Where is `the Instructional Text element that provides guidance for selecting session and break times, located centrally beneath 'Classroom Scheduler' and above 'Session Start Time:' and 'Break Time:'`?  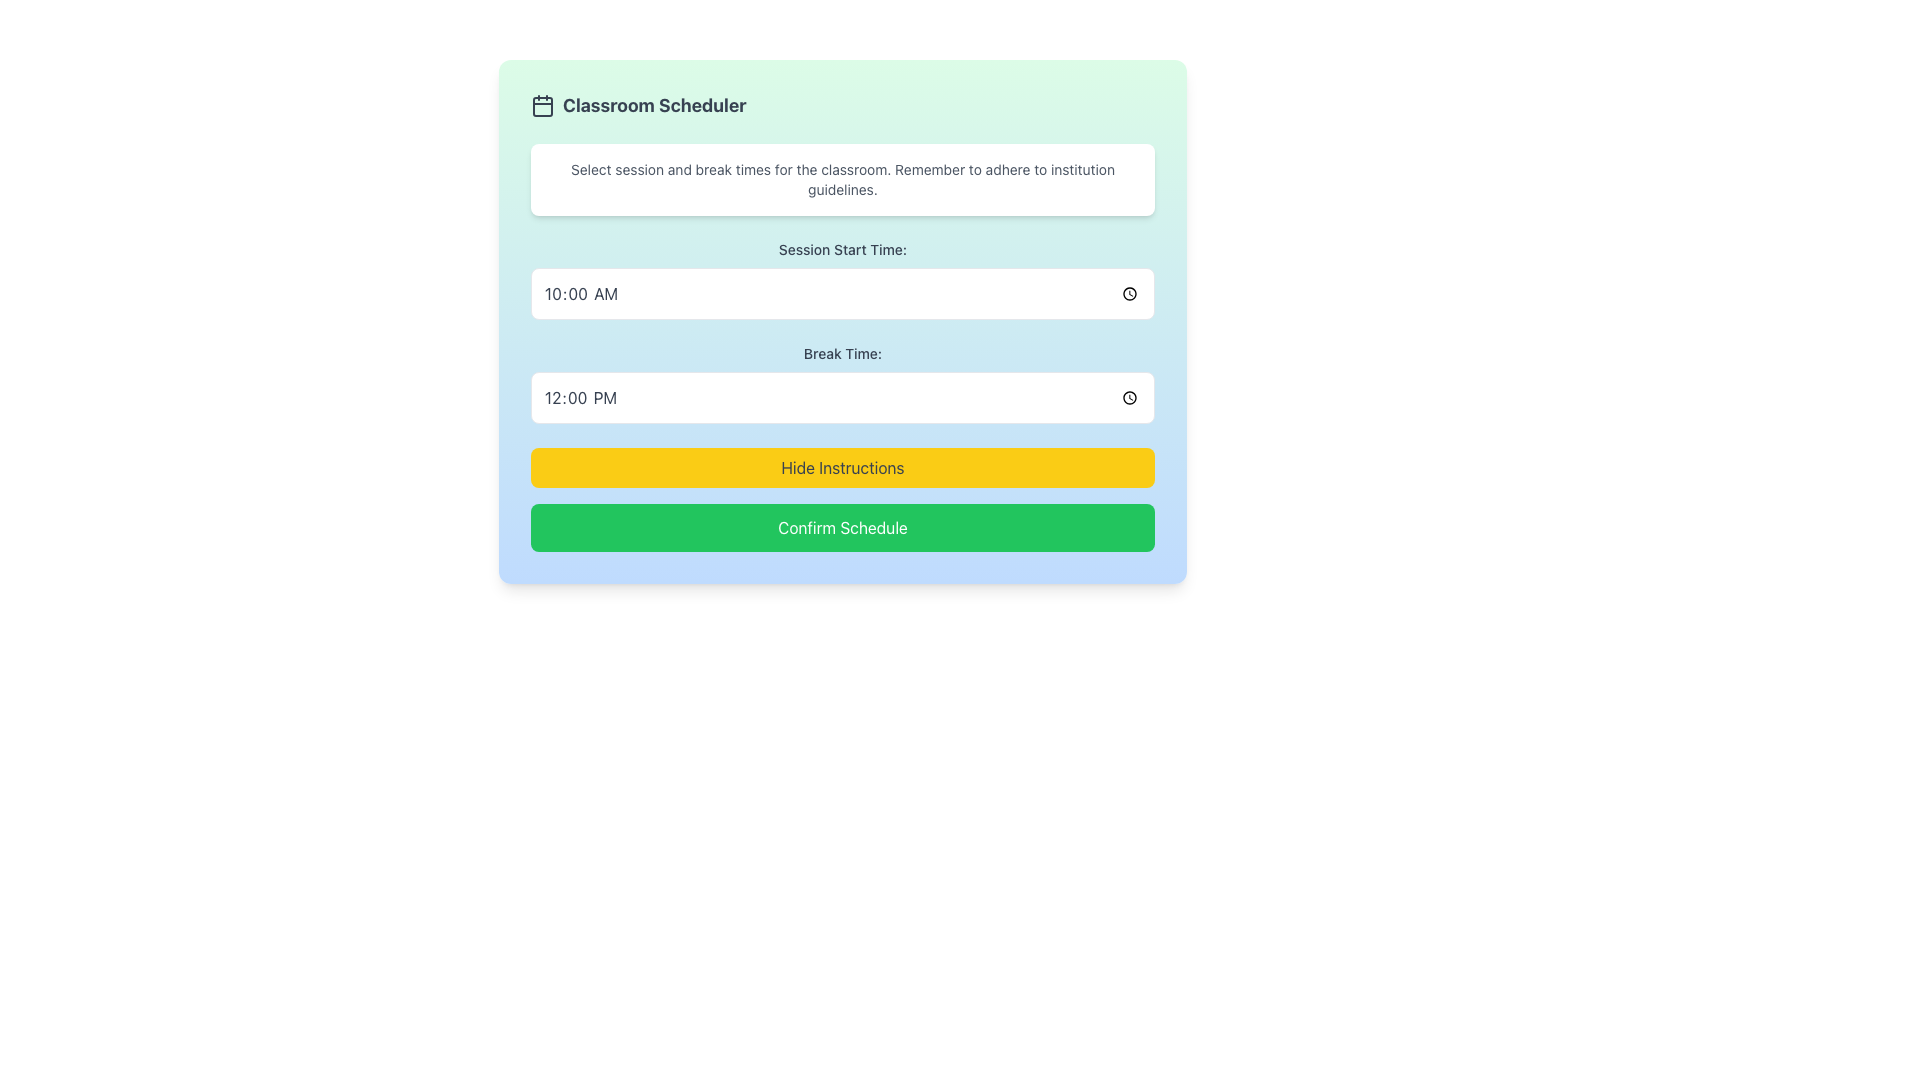
the Instructional Text element that provides guidance for selecting session and break times, located centrally beneath 'Classroom Scheduler' and above 'Session Start Time:' and 'Break Time:' is located at coordinates (843, 180).